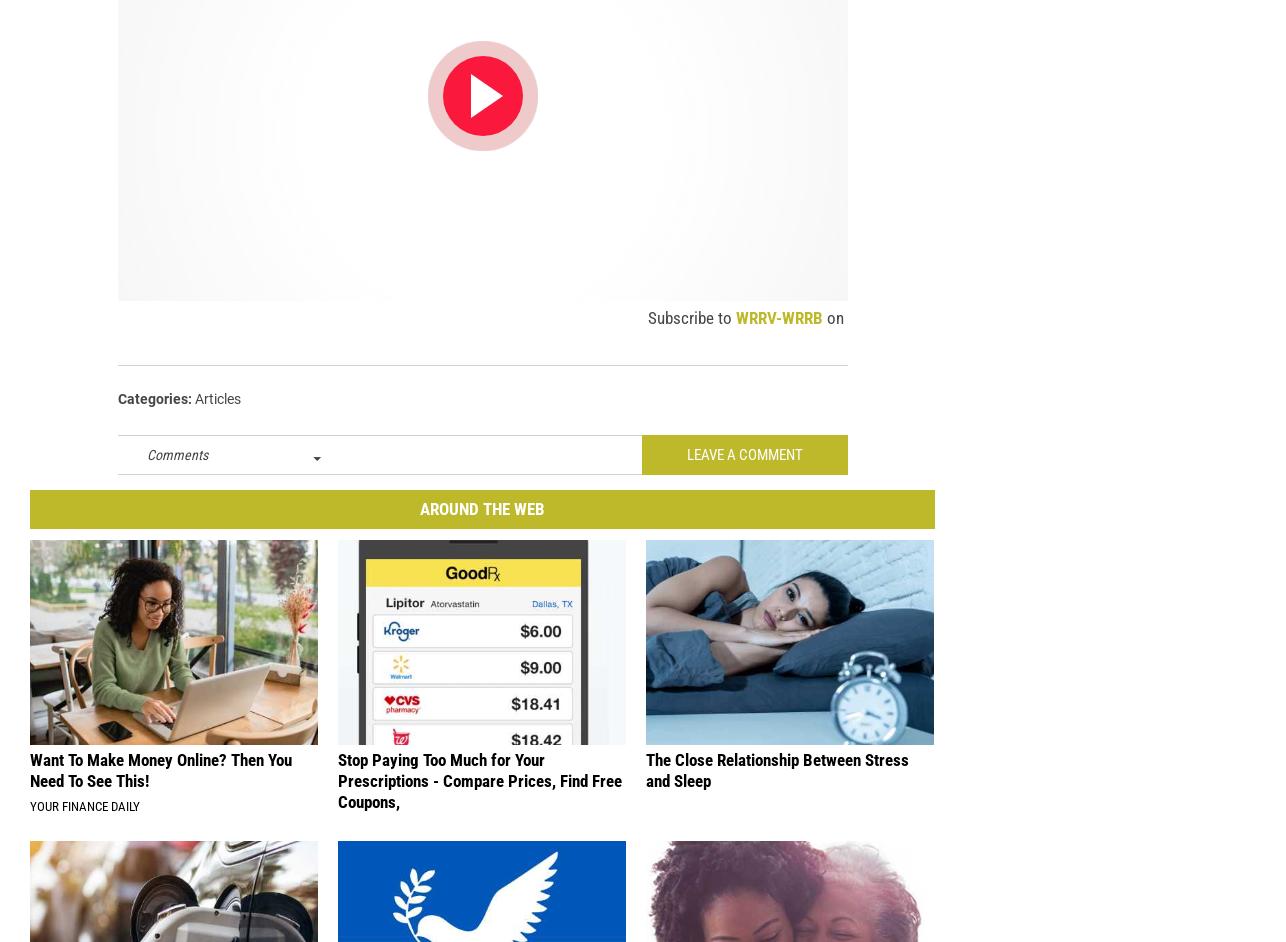 The width and height of the screenshot is (1286, 942). Describe the element at coordinates (744, 465) in the screenshot. I see `'Leave A Comment'` at that location.